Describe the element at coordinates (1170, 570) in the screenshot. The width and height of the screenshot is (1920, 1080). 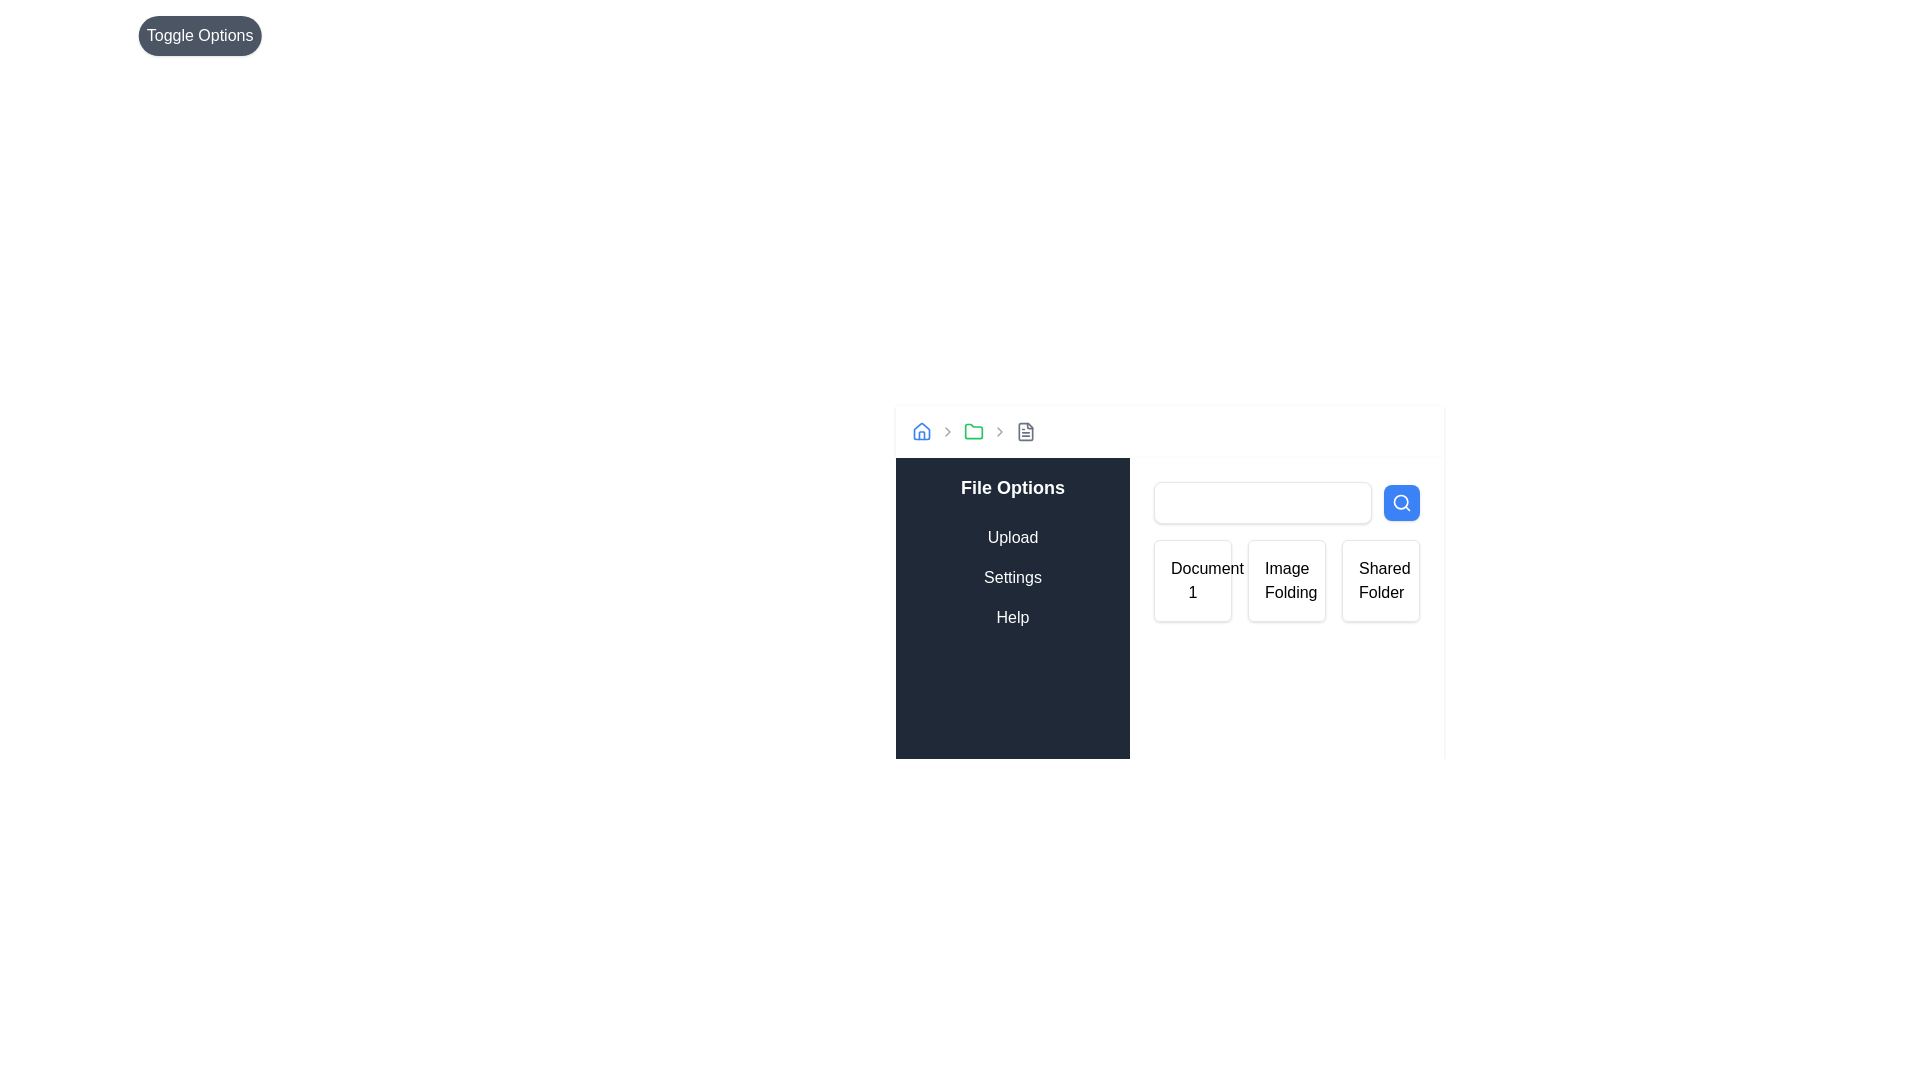
I see `the button labeled 'Document 1'` at that location.